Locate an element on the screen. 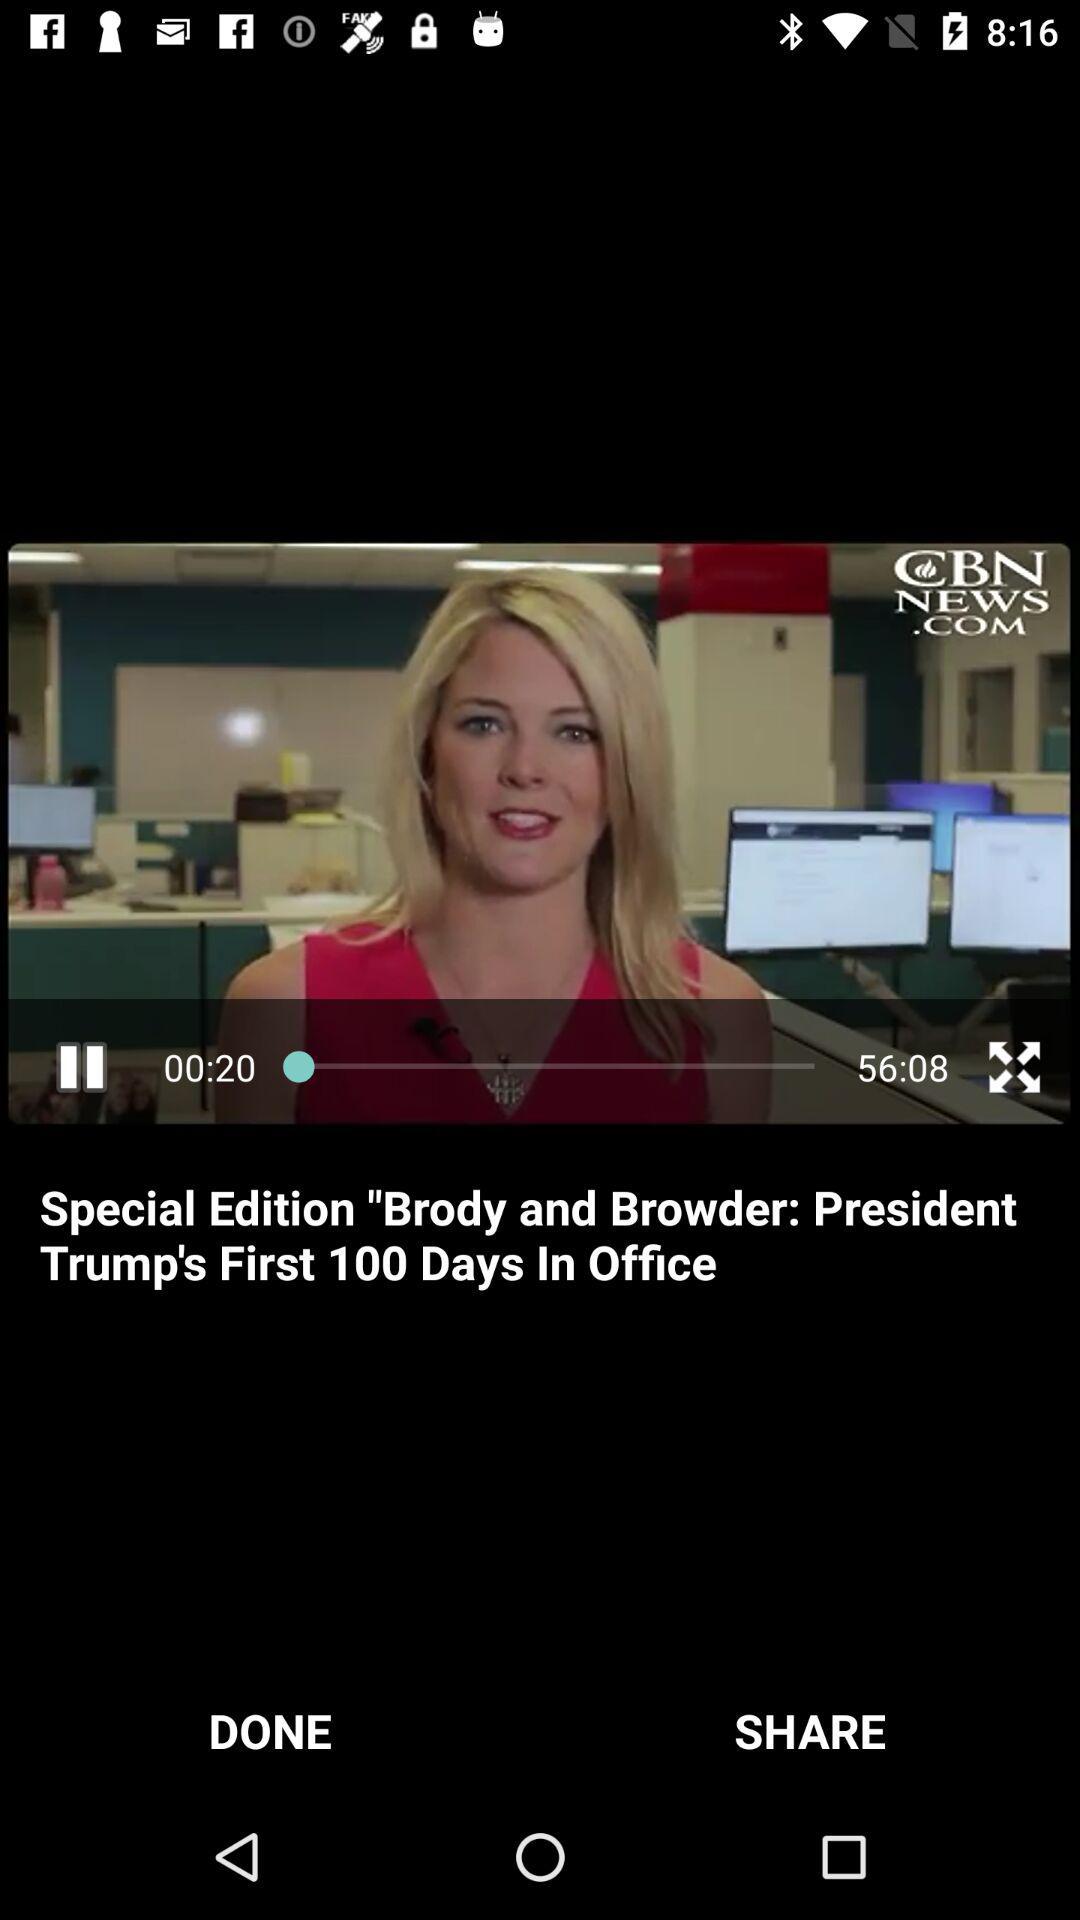 This screenshot has width=1080, height=1920. fullscreen is located at coordinates (1014, 1066).